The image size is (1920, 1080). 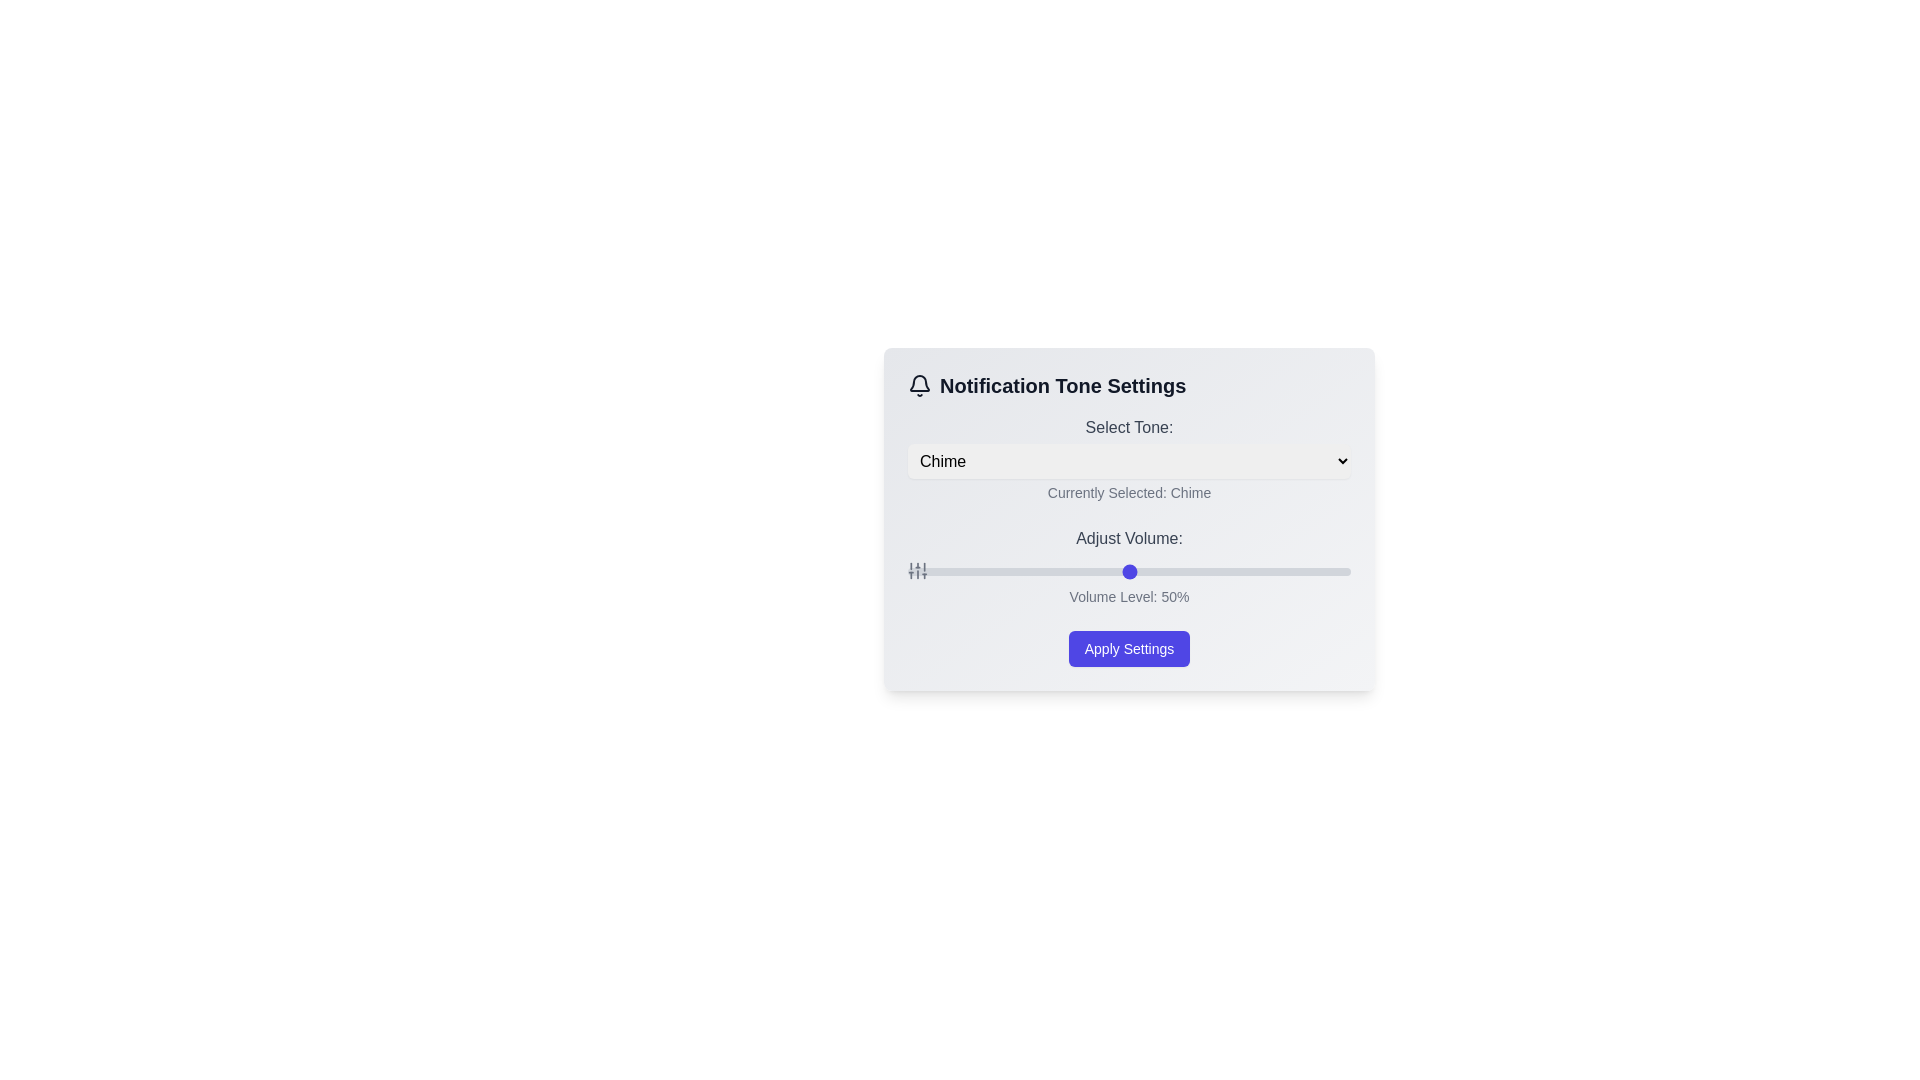 I want to click on the 'Apply Settings' button, which is a rectangular indigo button with white text, located at the bottom of the 'Notification Tone Settings' card, so click(x=1129, y=648).